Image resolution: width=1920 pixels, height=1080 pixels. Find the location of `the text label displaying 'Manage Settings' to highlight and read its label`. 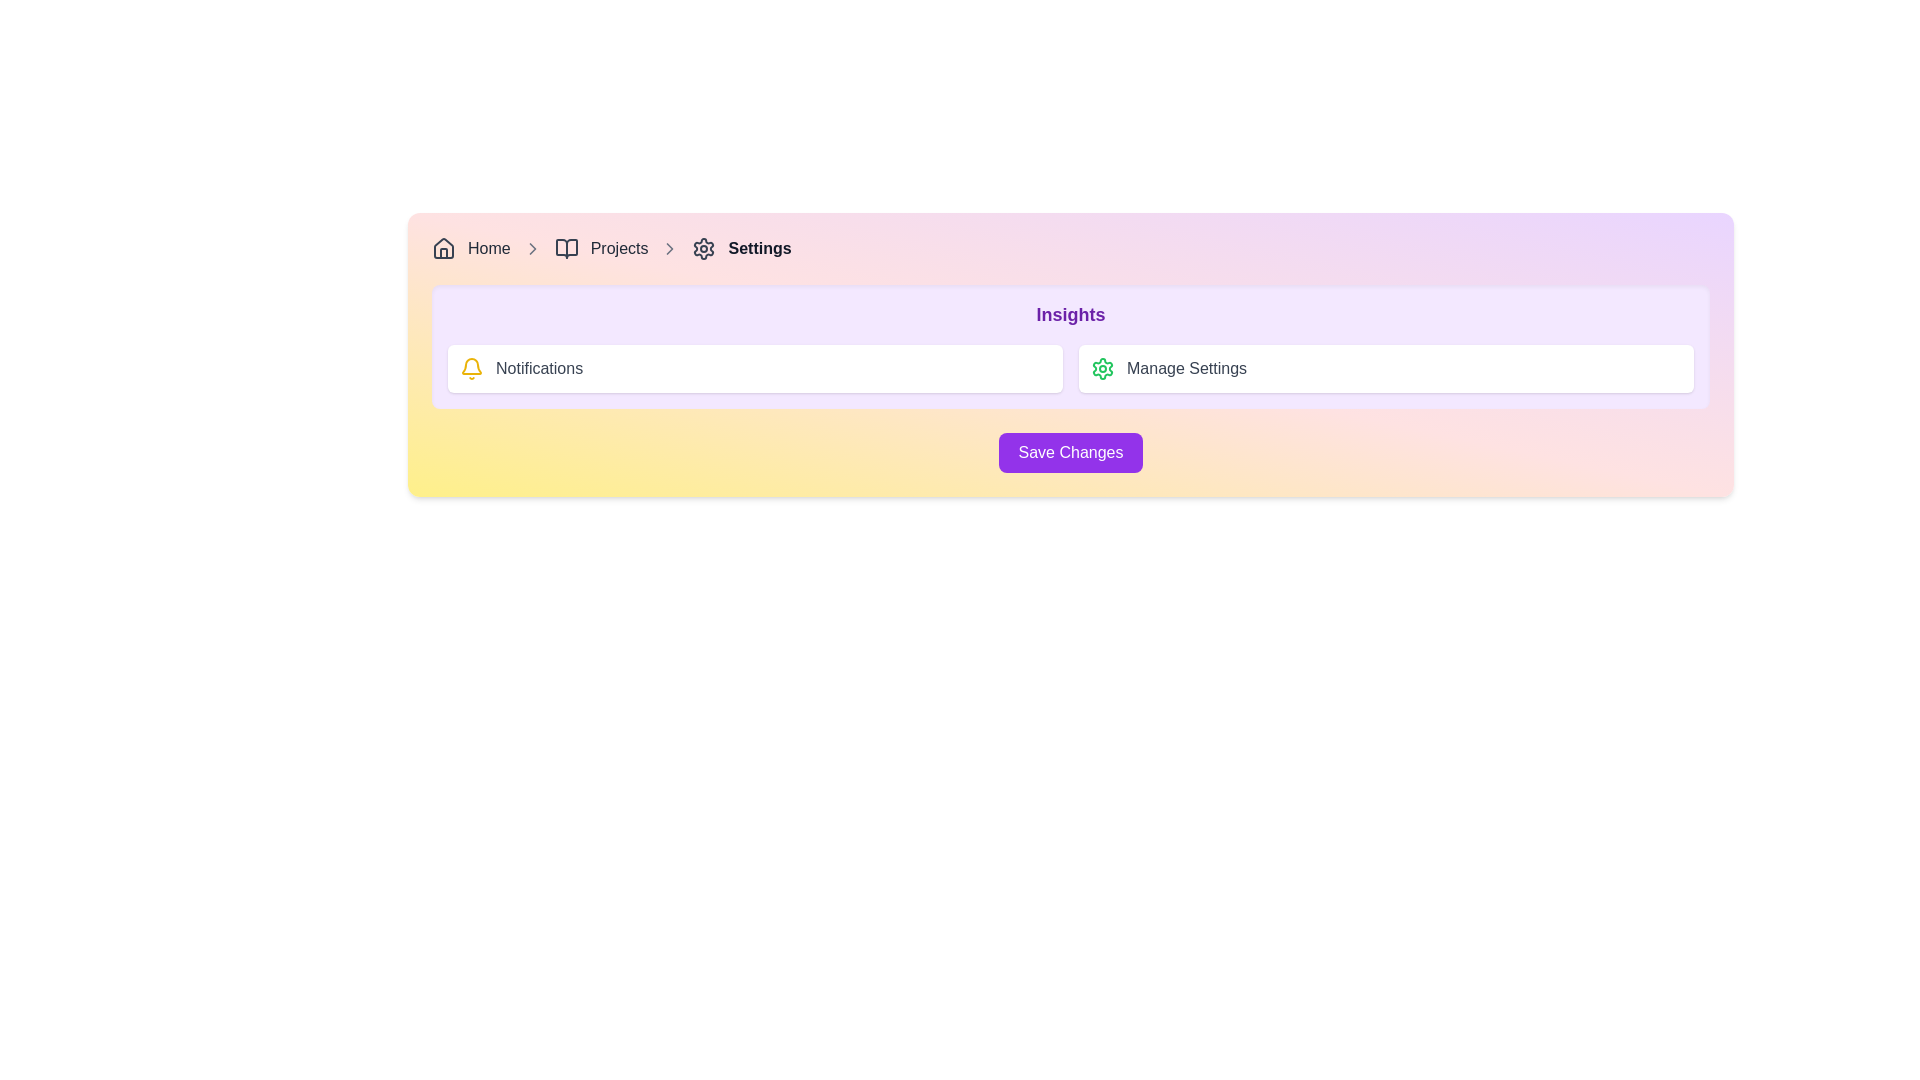

the text label displaying 'Manage Settings' to highlight and read its label is located at coordinates (1186, 369).